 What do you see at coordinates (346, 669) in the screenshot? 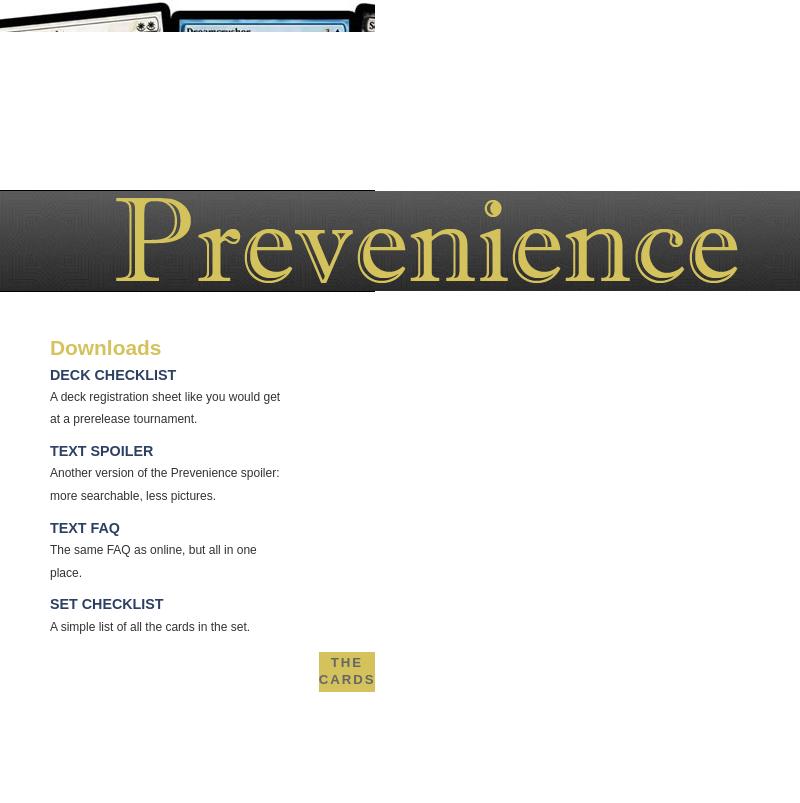
I see `'The Cards'` at bounding box center [346, 669].